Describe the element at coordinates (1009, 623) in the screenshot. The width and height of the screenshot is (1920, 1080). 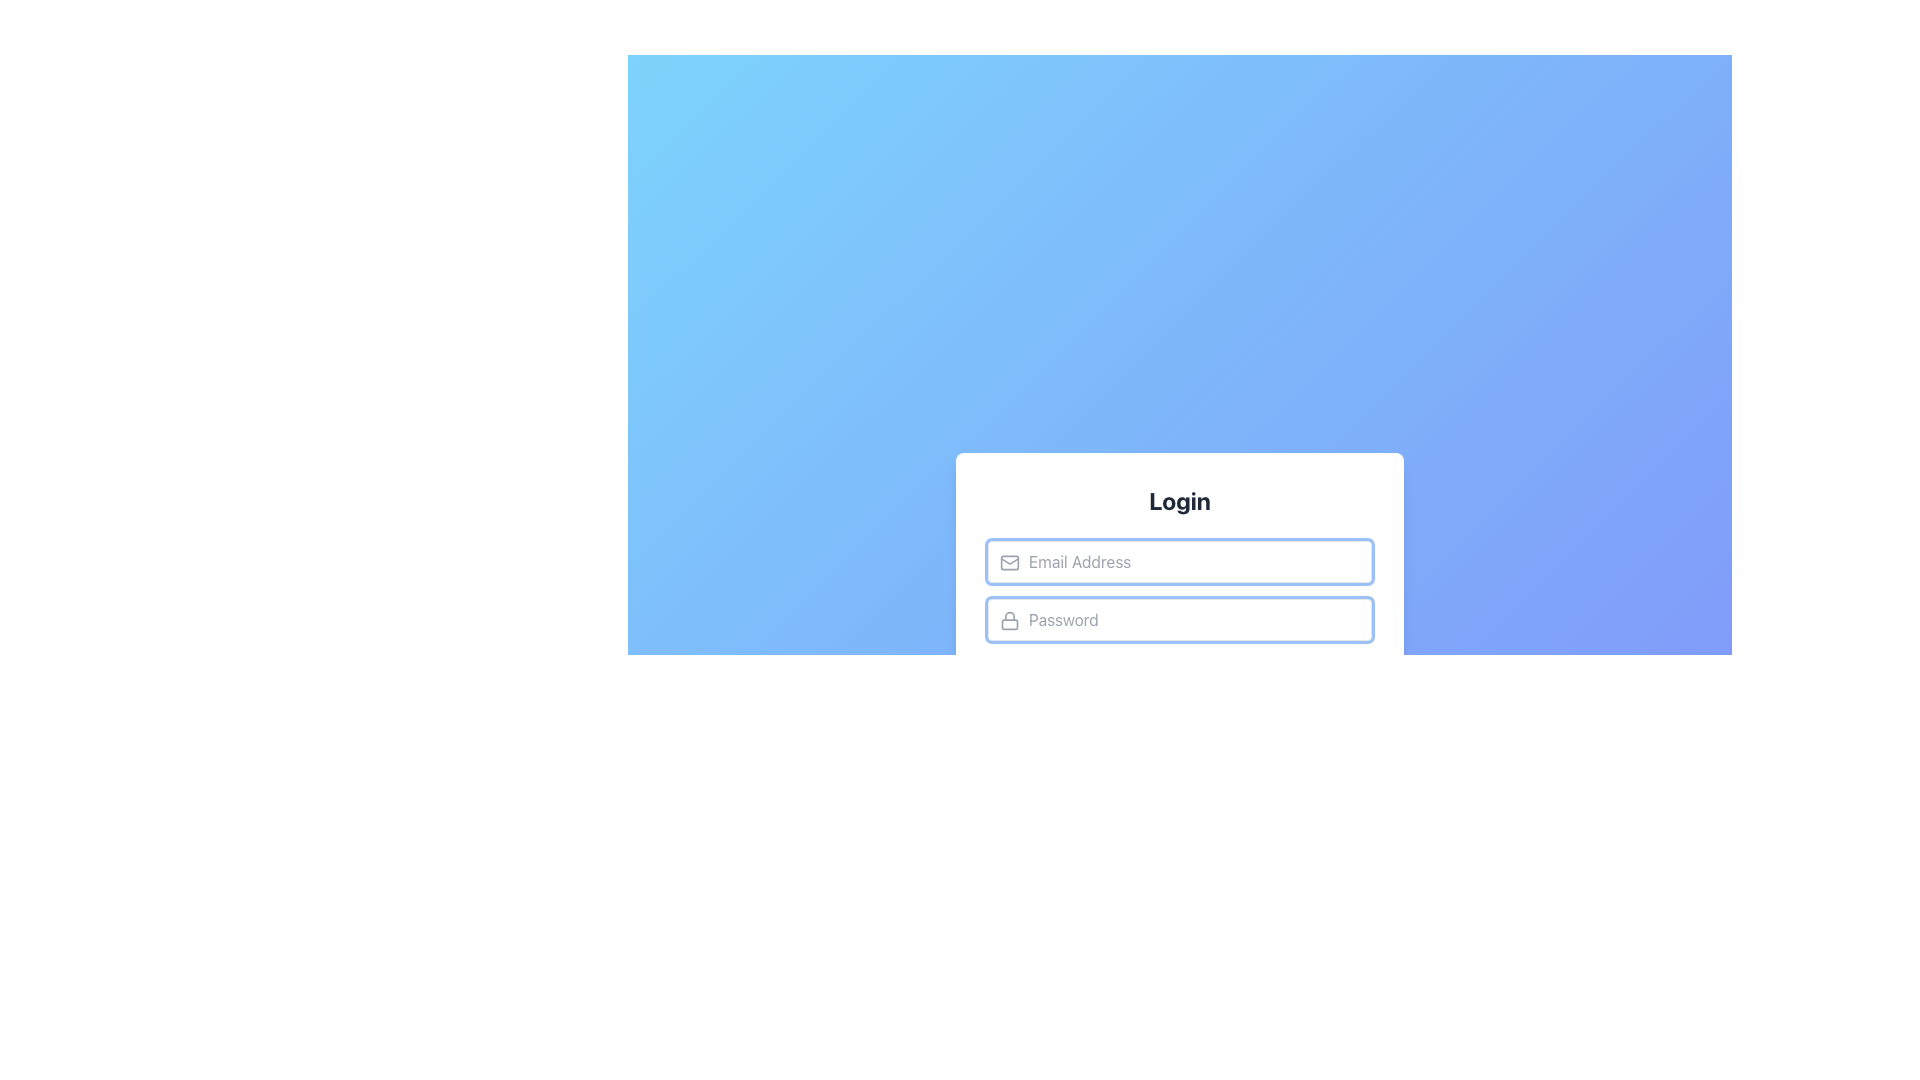
I see `the rectangular lock body element located at the bottom section of the lock icon, which is positioned directly below the arc of the lock, adjacent to the 'Password' input field` at that location.